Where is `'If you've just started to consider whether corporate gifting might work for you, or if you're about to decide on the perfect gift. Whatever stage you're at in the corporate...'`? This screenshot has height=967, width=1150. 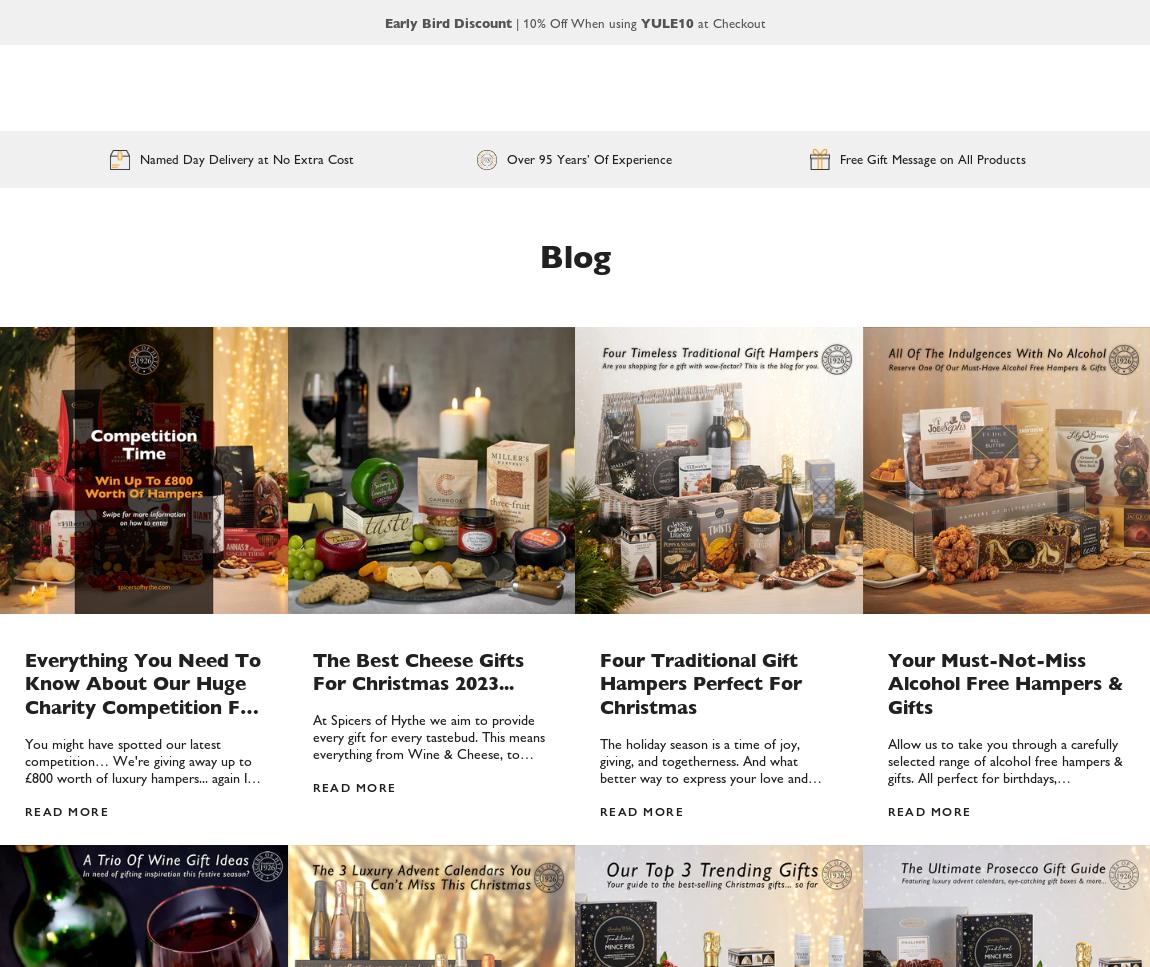 'If you've just started to consider whether corporate gifting might work for you, or if you're about to decide on the perfect gift. Whatever stage you're at in the corporate...' is located at coordinates (886, 516).